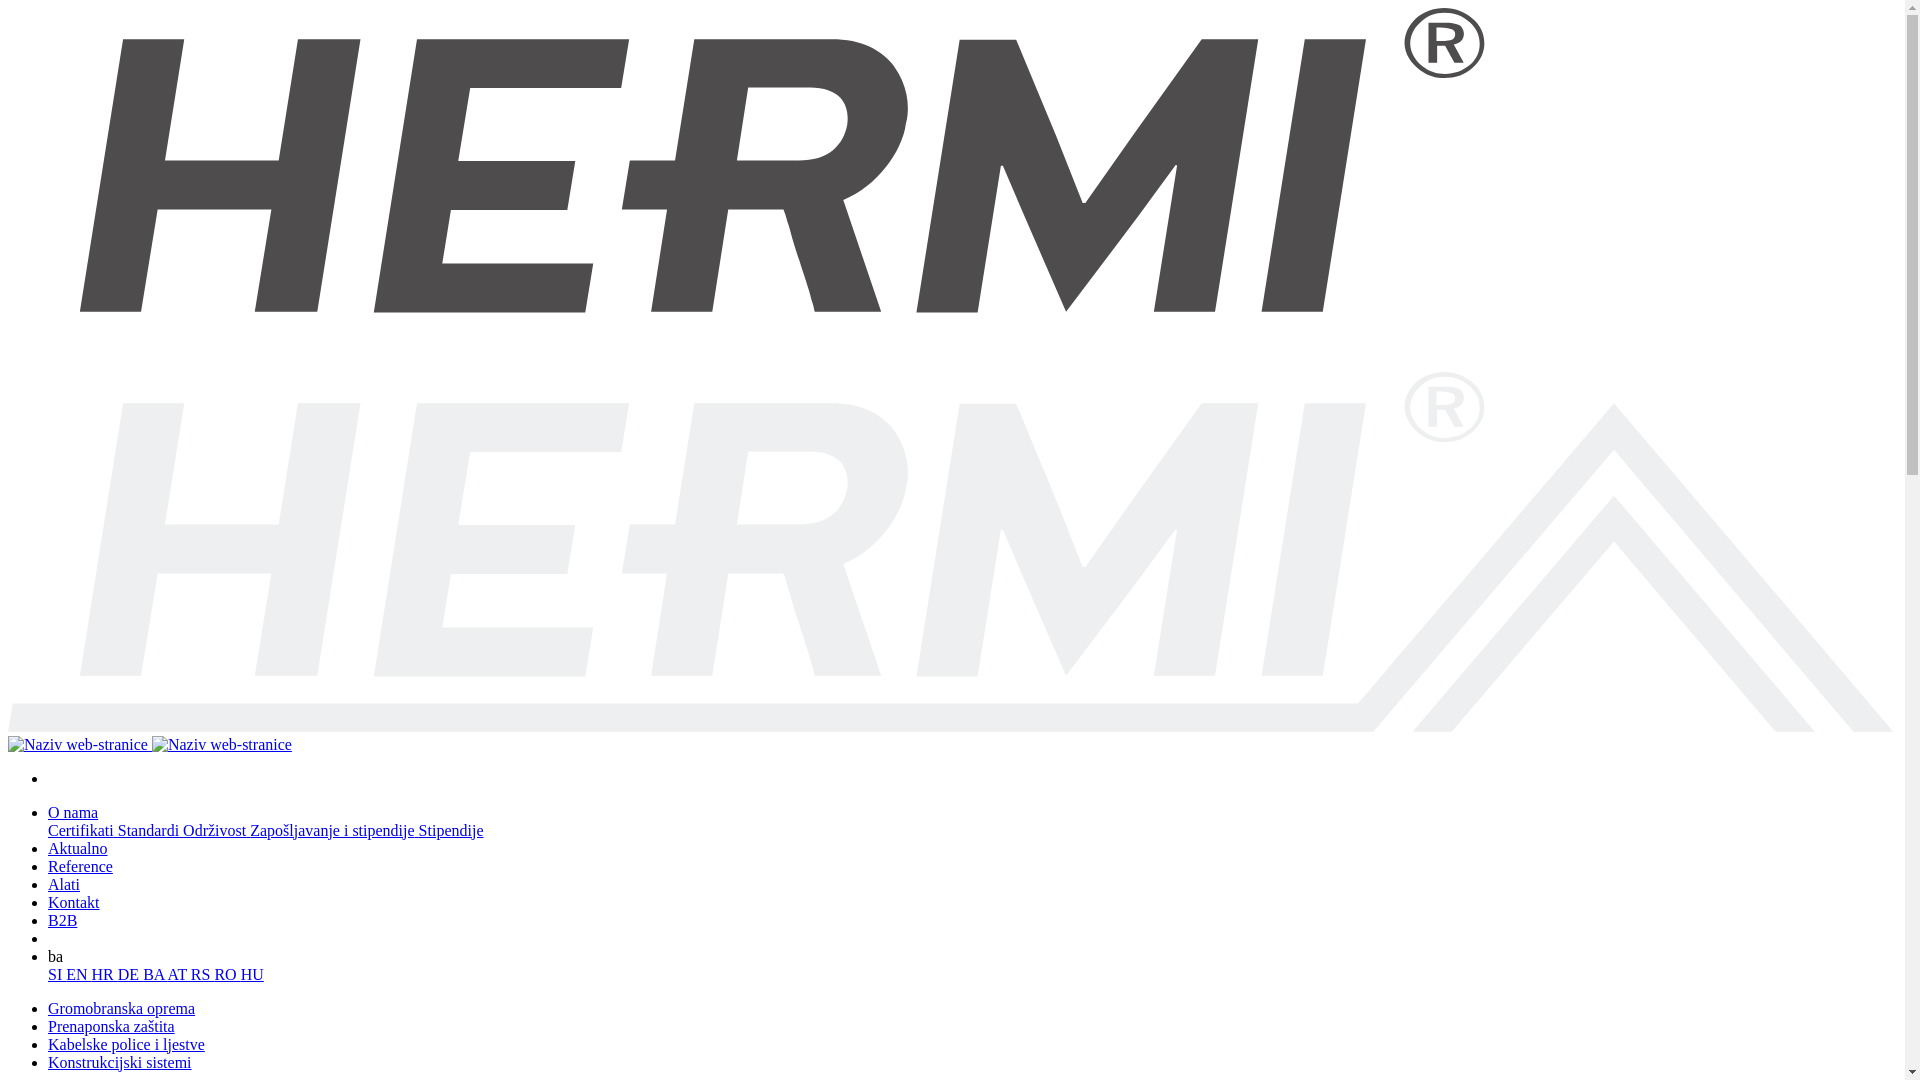 The height and width of the screenshot is (1080, 1920). Describe the element at coordinates (119, 1061) in the screenshot. I see `'Konstrukcijski sistemi'` at that location.